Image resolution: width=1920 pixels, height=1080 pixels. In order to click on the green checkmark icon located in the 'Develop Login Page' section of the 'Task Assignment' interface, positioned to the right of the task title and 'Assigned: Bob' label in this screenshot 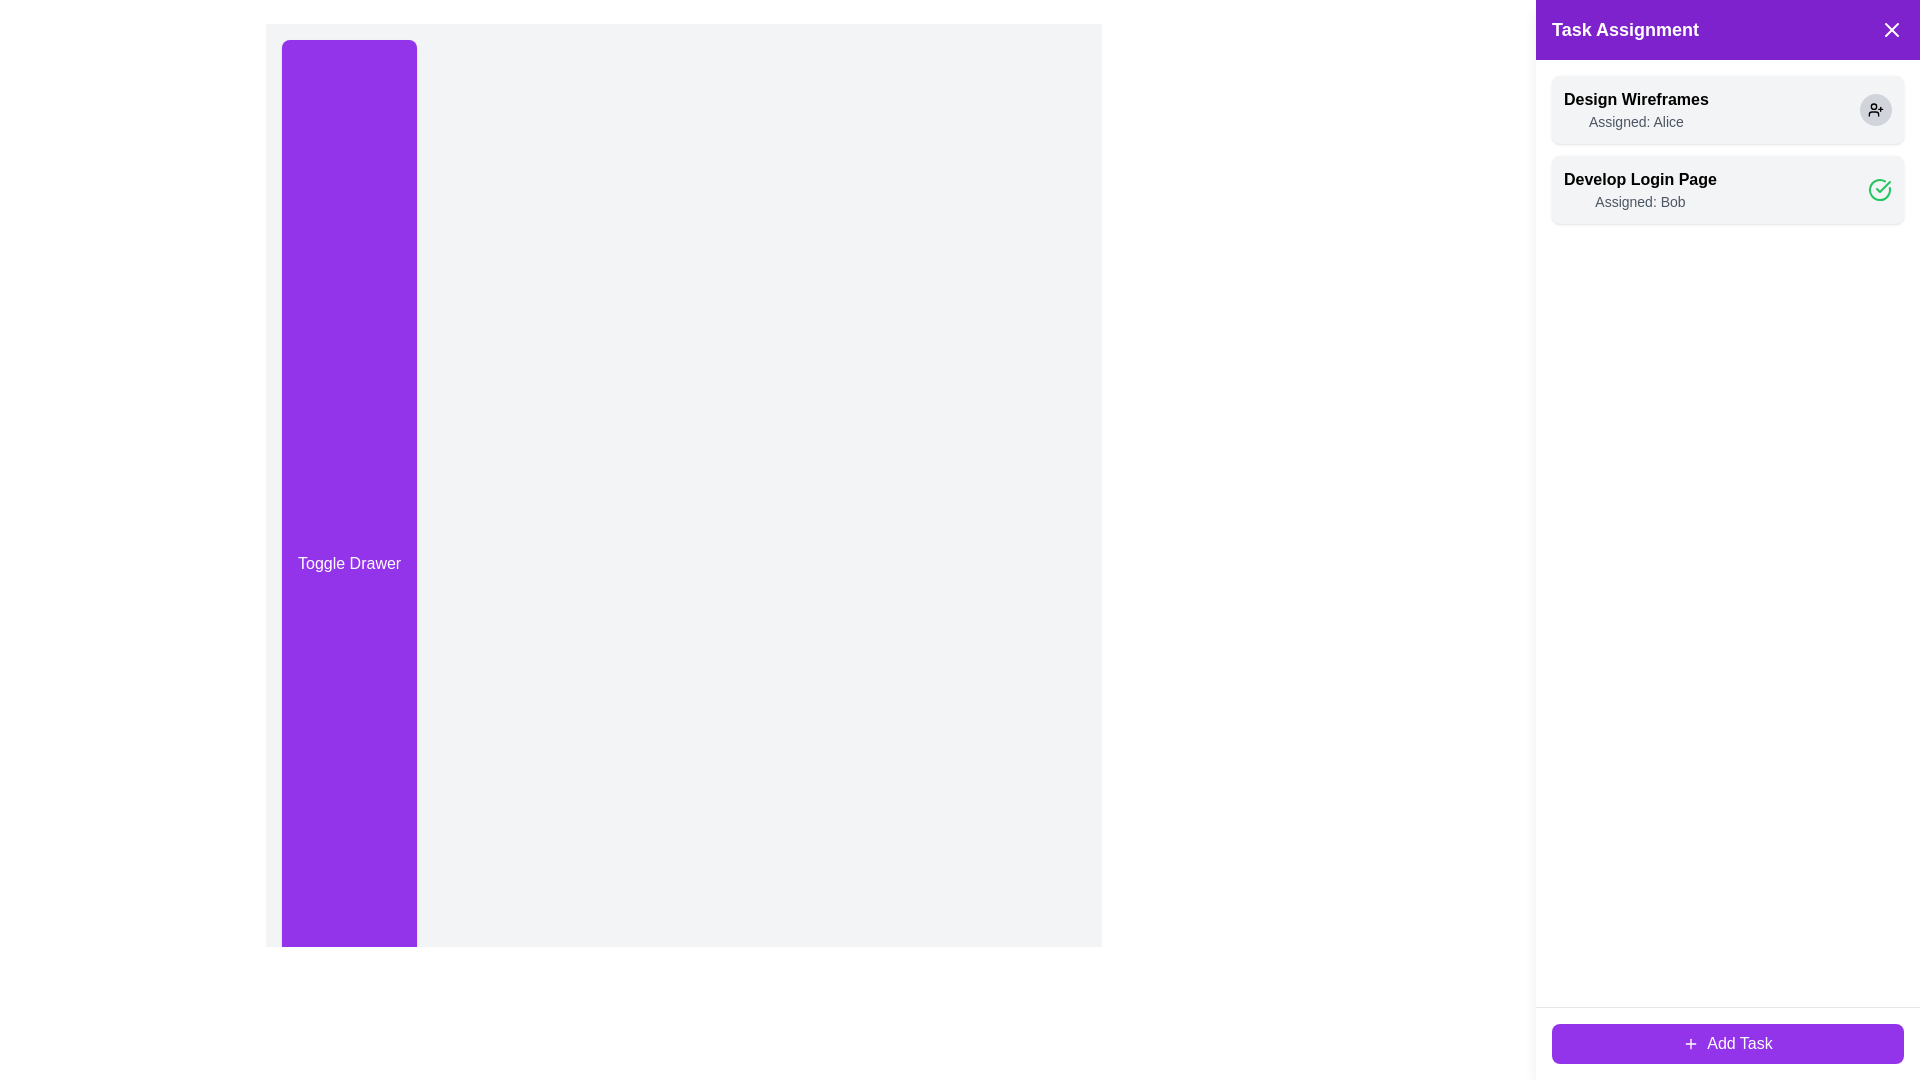, I will do `click(1882, 186)`.